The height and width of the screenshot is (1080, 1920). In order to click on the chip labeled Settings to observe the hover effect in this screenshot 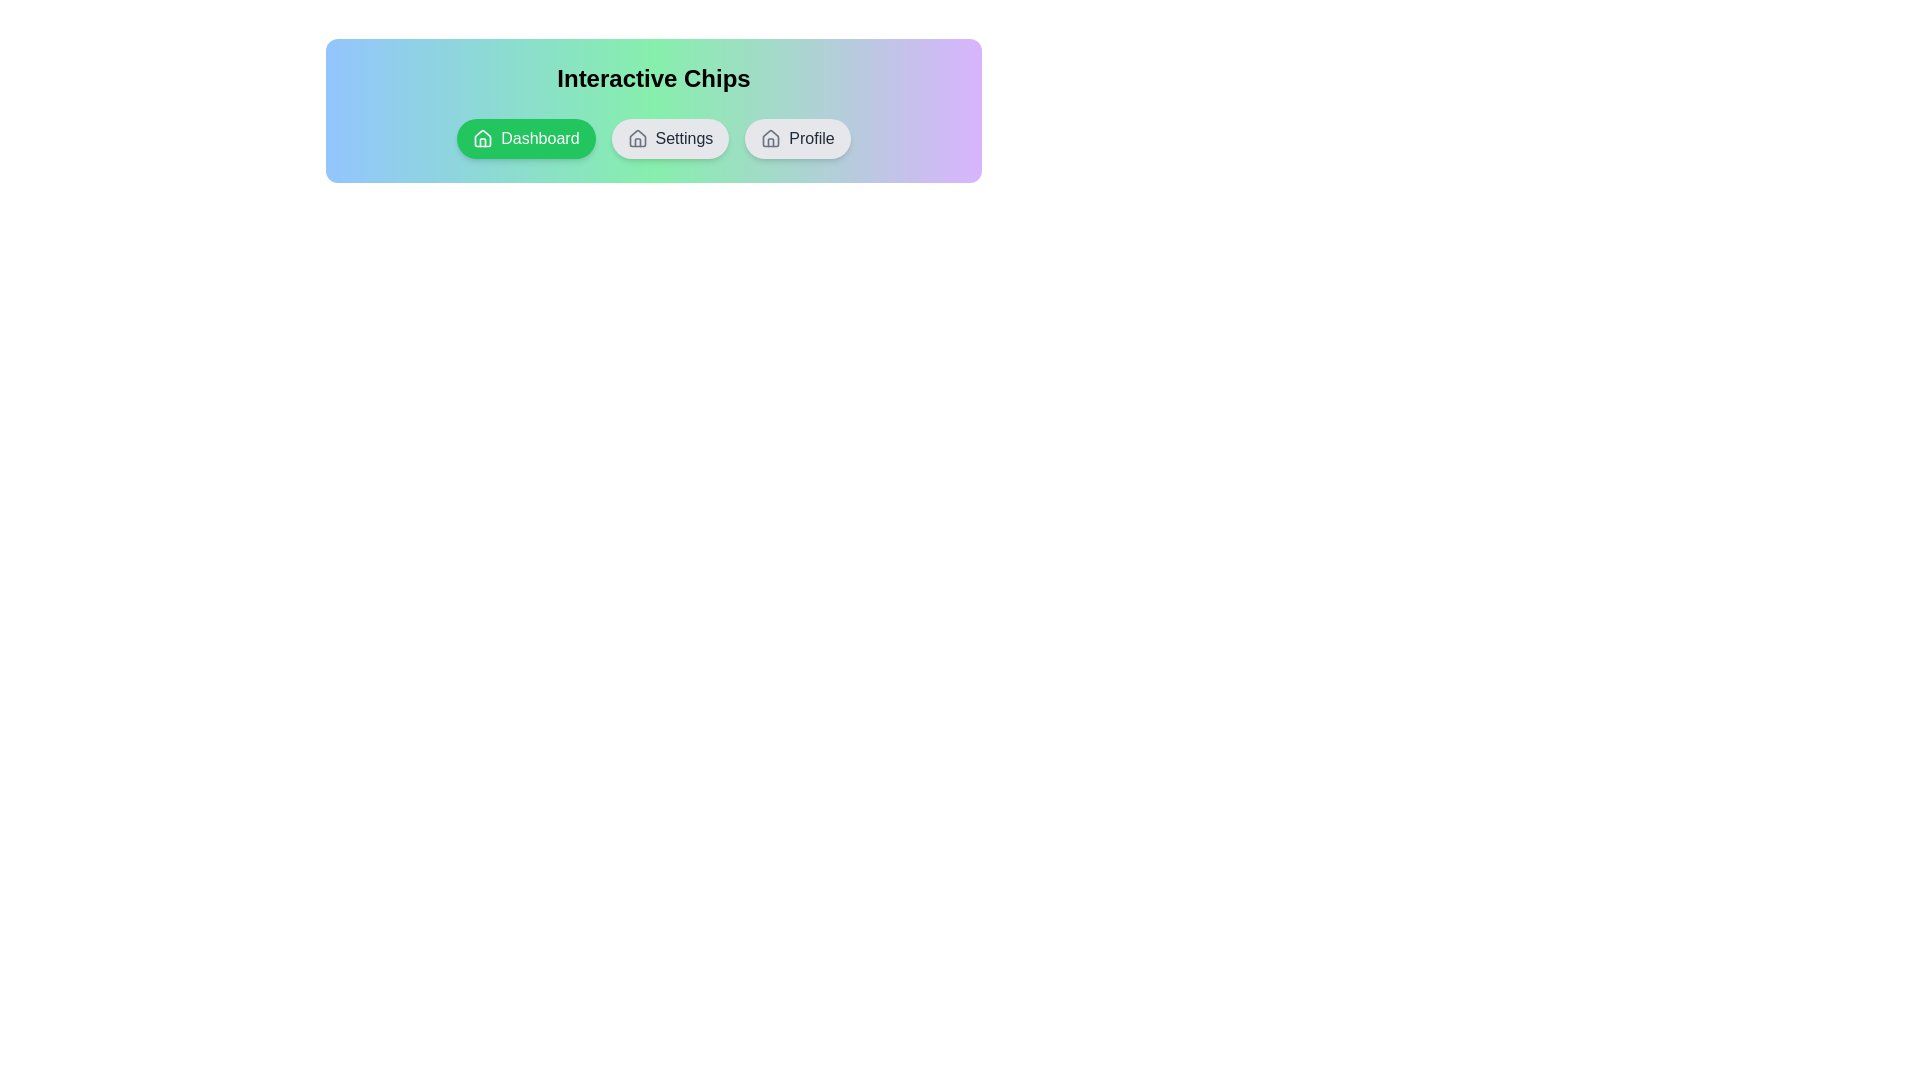, I will do `click(670, 137)`.